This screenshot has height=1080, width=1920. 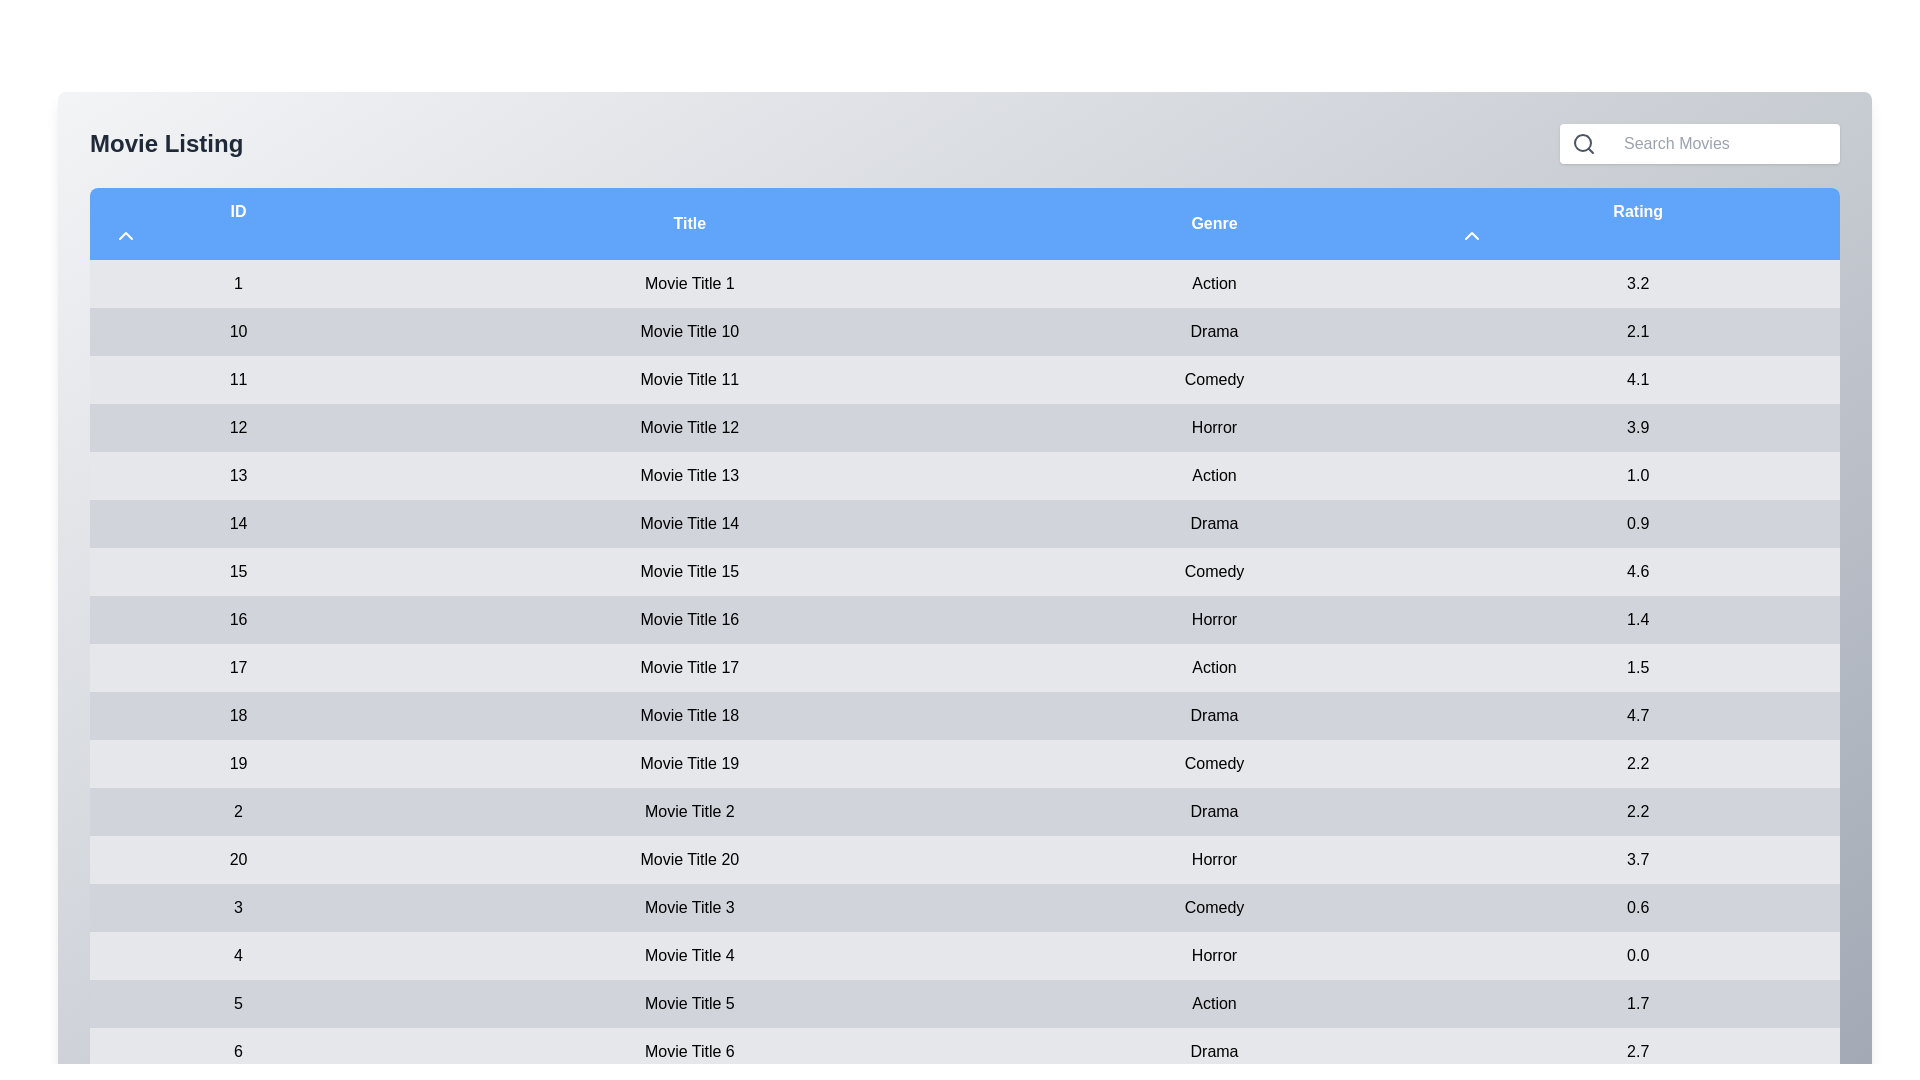 What do you see at coordinates (1722, 142) in the screenshot?
I see `the search bar and type the movie name` at bounding box center [1722, 142].